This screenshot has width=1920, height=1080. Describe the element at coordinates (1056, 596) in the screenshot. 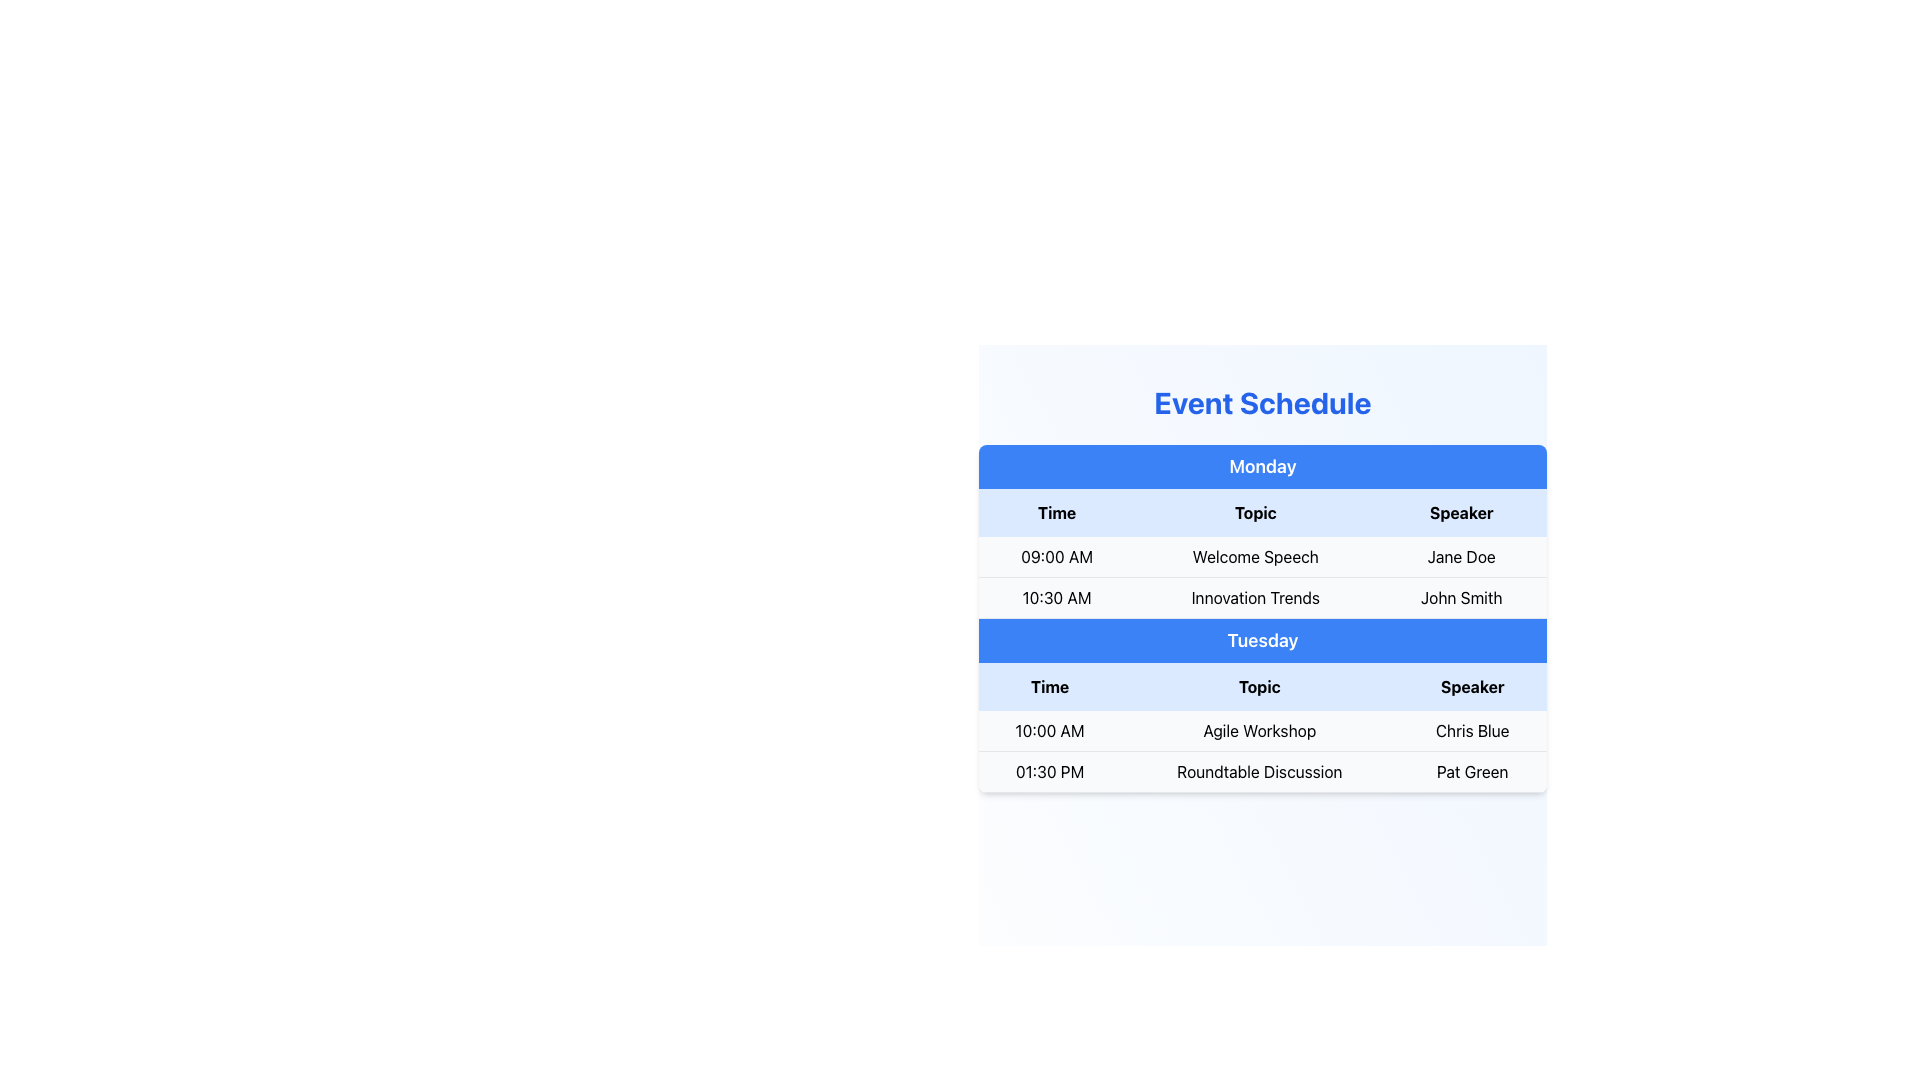

I see `the time label indicating the starting time for a session in the Monday schedule section, located in the first column of the second row of the table` at that location.